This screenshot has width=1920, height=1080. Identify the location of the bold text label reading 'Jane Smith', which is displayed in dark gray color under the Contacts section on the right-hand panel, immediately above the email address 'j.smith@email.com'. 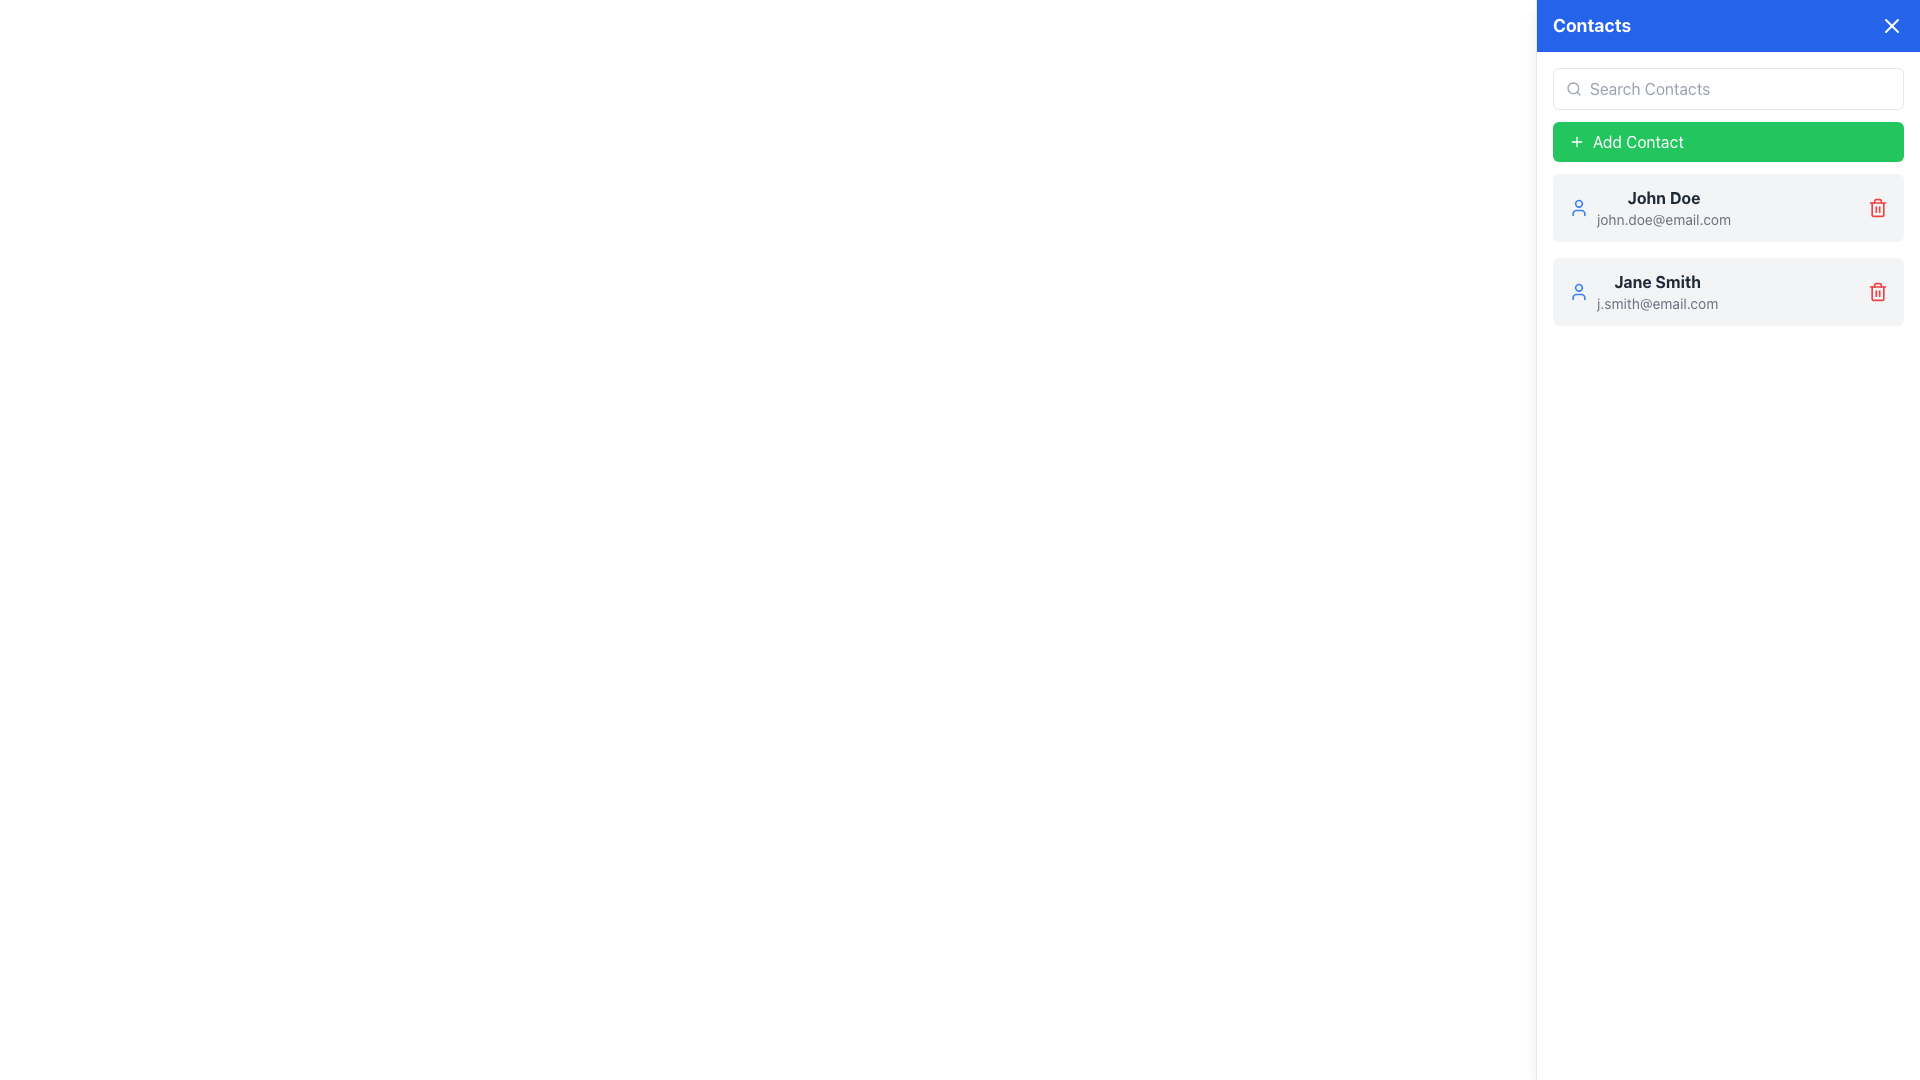
(1657, 281).